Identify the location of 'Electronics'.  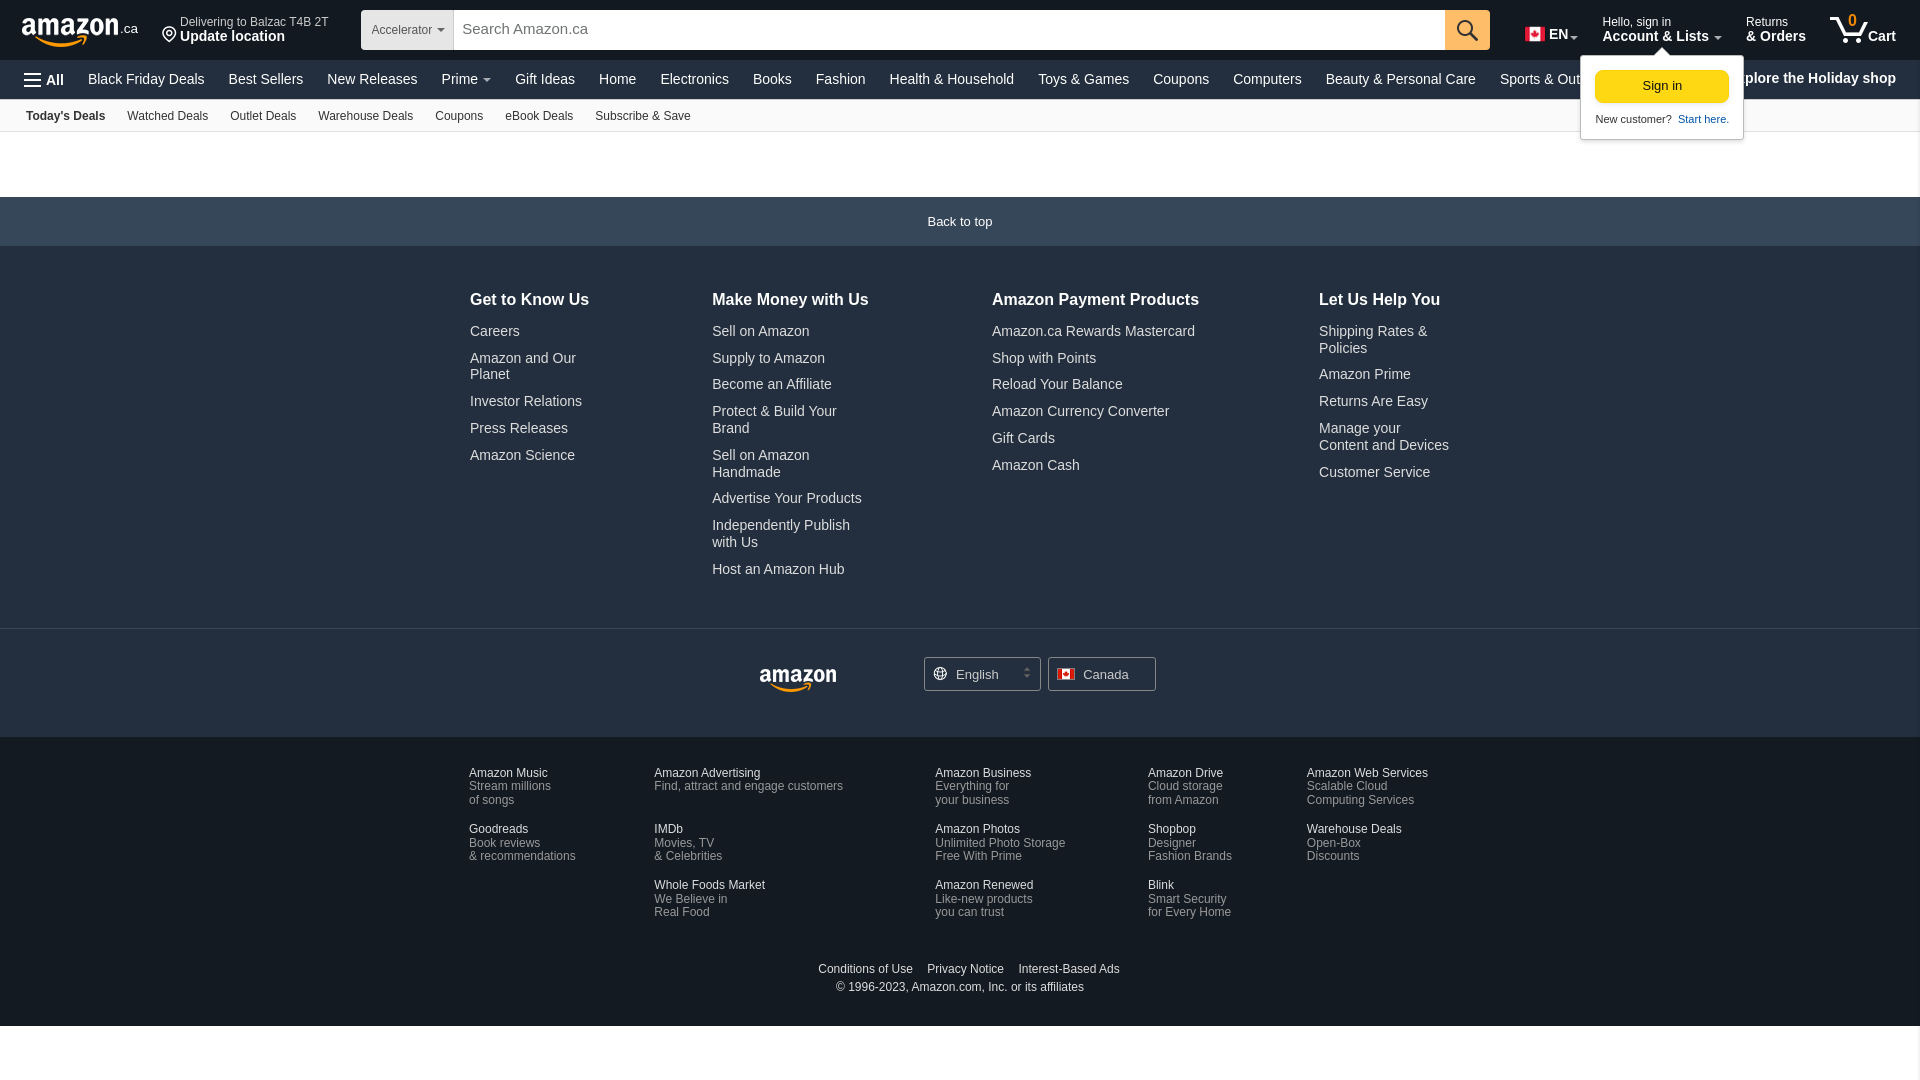
(694, 77).